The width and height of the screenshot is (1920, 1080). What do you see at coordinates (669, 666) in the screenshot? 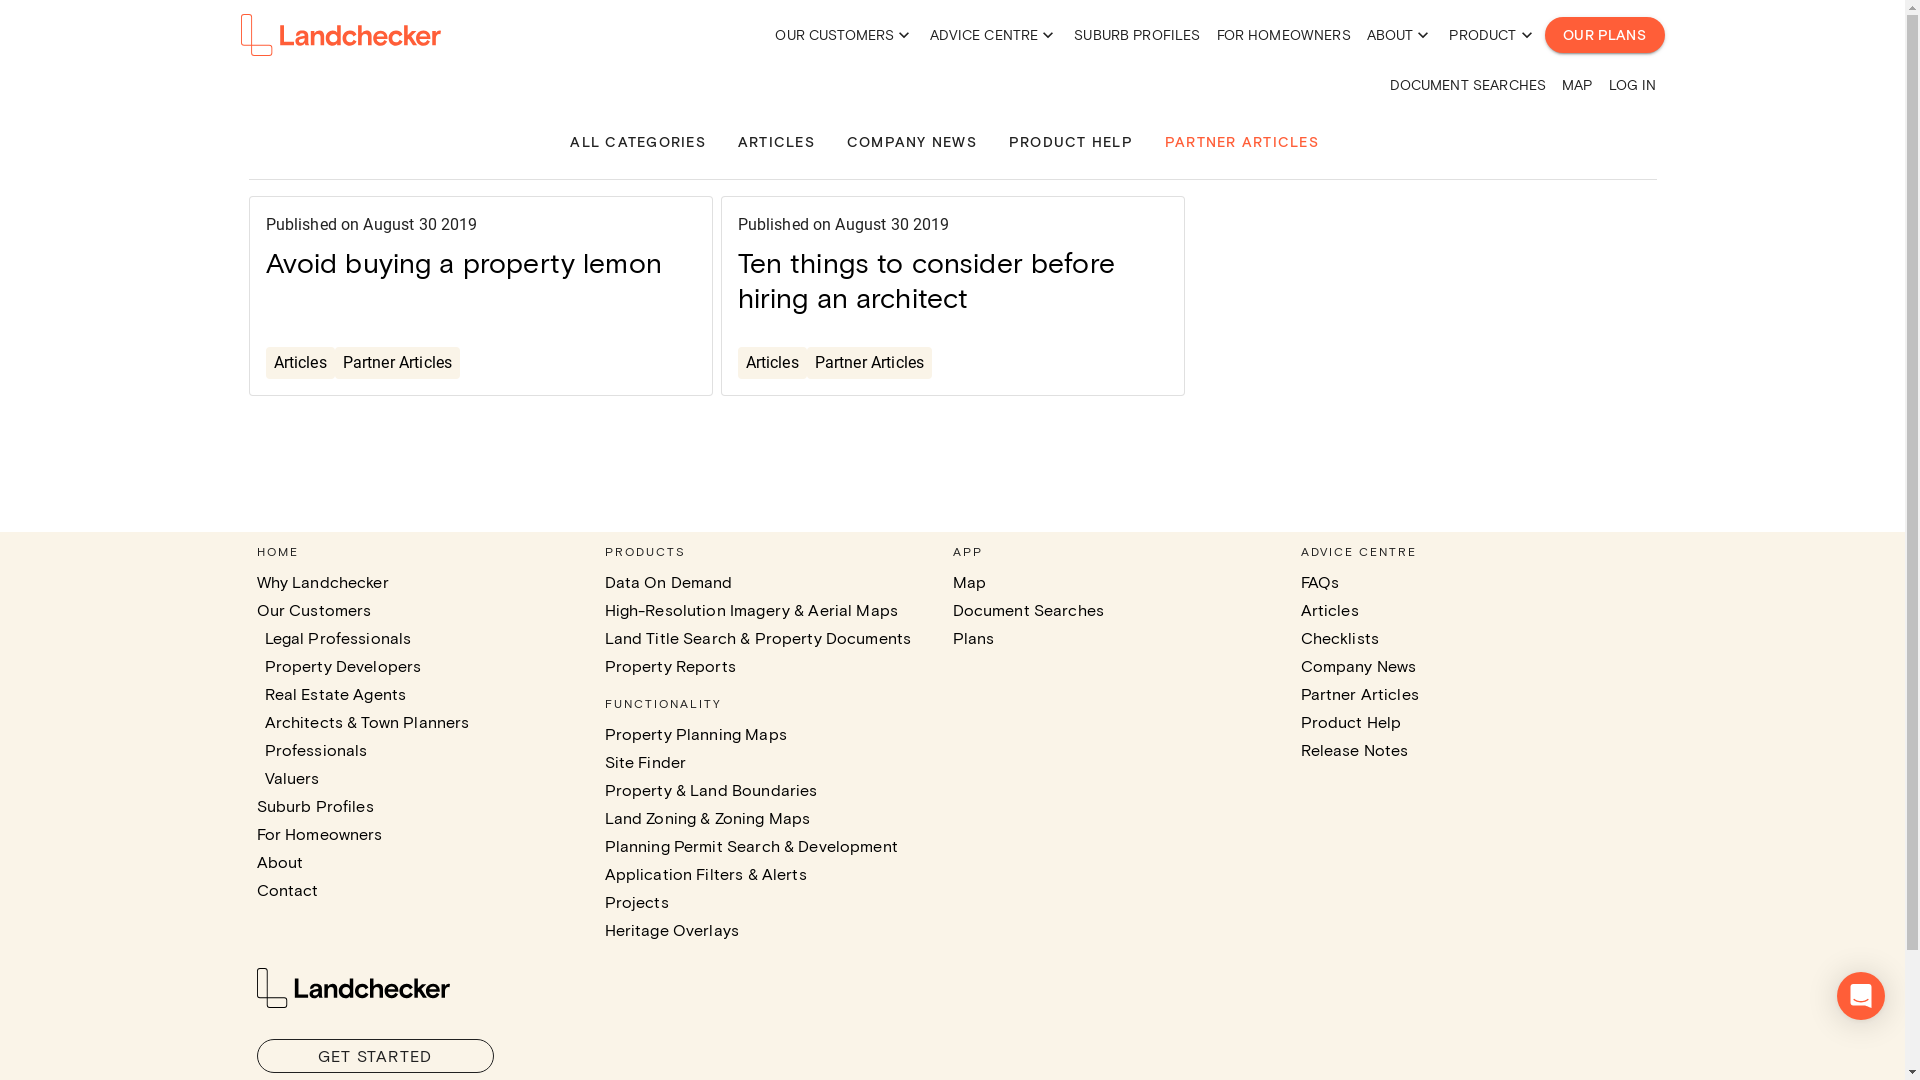
I see `'Property Reports'` at bounding box center [669, 666].